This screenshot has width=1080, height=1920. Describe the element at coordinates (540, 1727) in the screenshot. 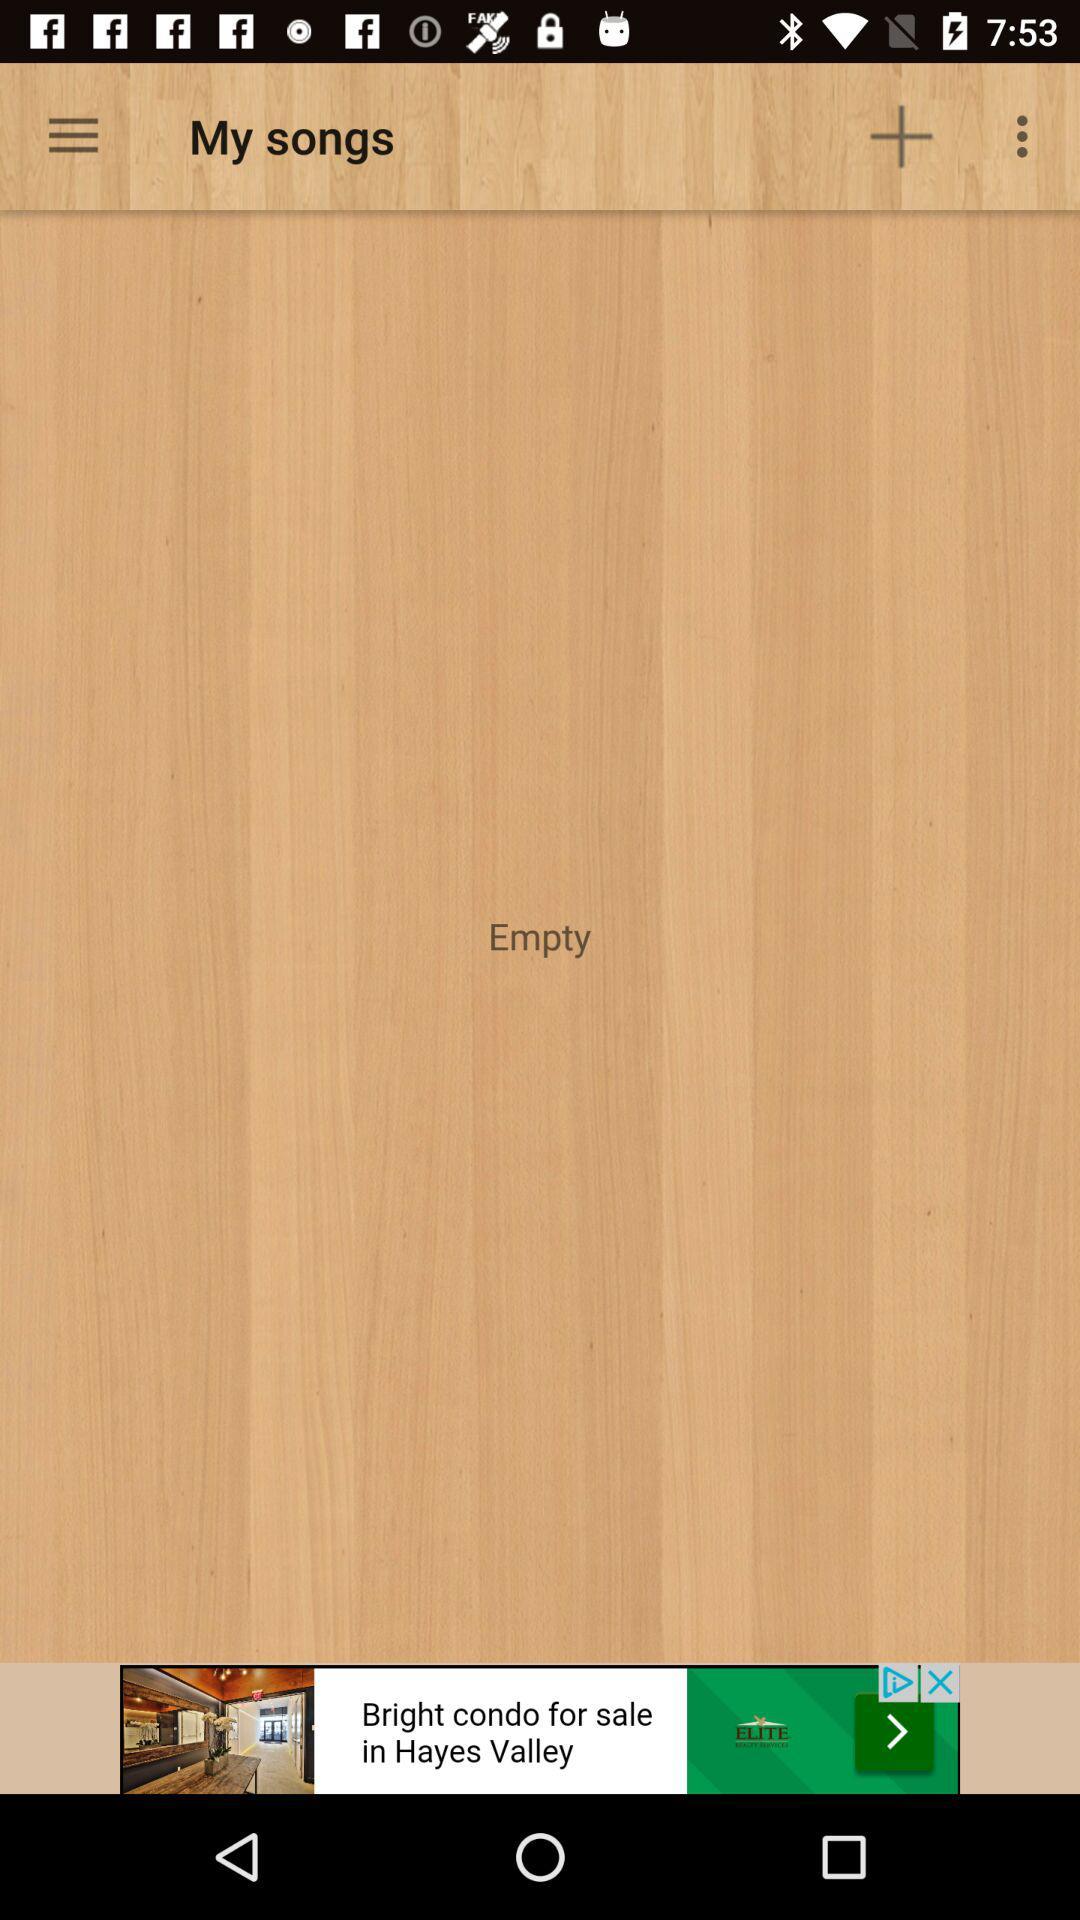

I see `advertisement banner` at that location.